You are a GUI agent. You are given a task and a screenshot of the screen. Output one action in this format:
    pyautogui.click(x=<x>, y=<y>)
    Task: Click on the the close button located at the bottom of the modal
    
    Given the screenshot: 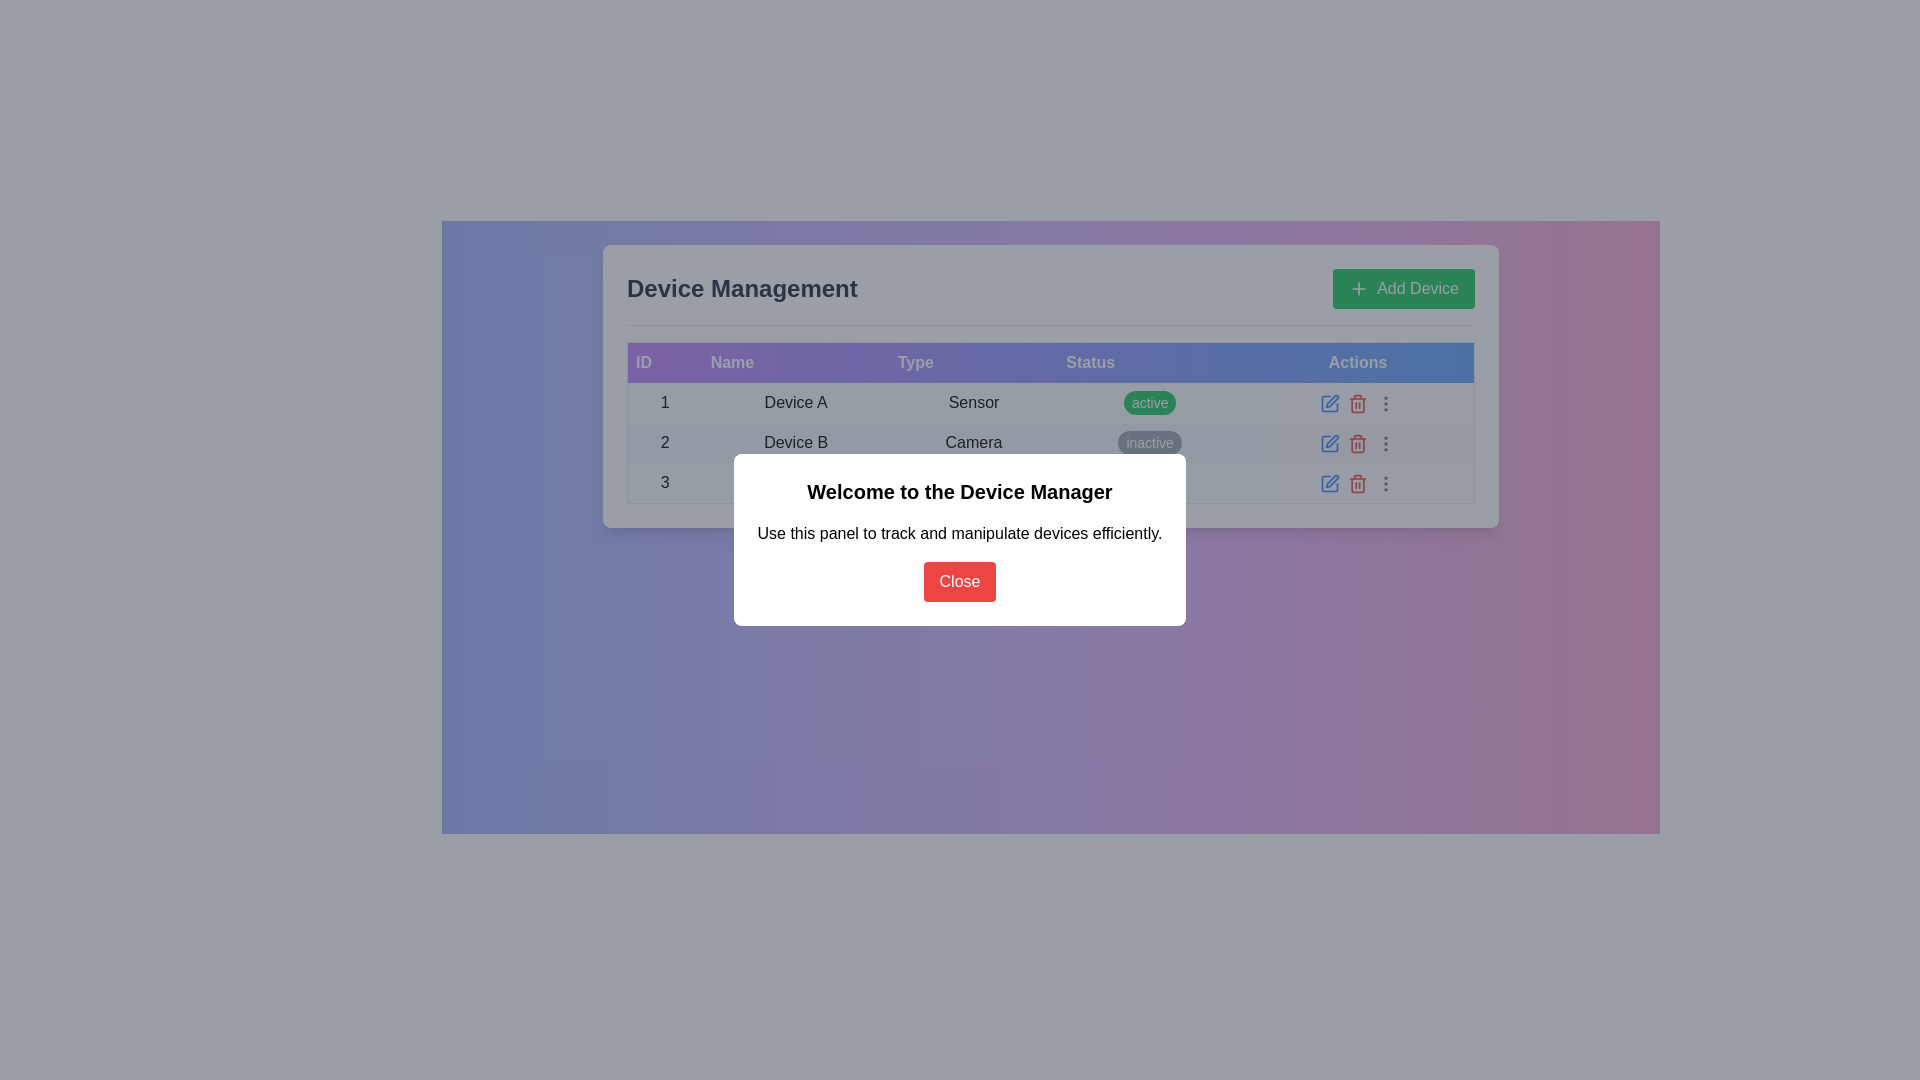 What is the action you would take?
    pyautogui.click(x=960, y=582)
    